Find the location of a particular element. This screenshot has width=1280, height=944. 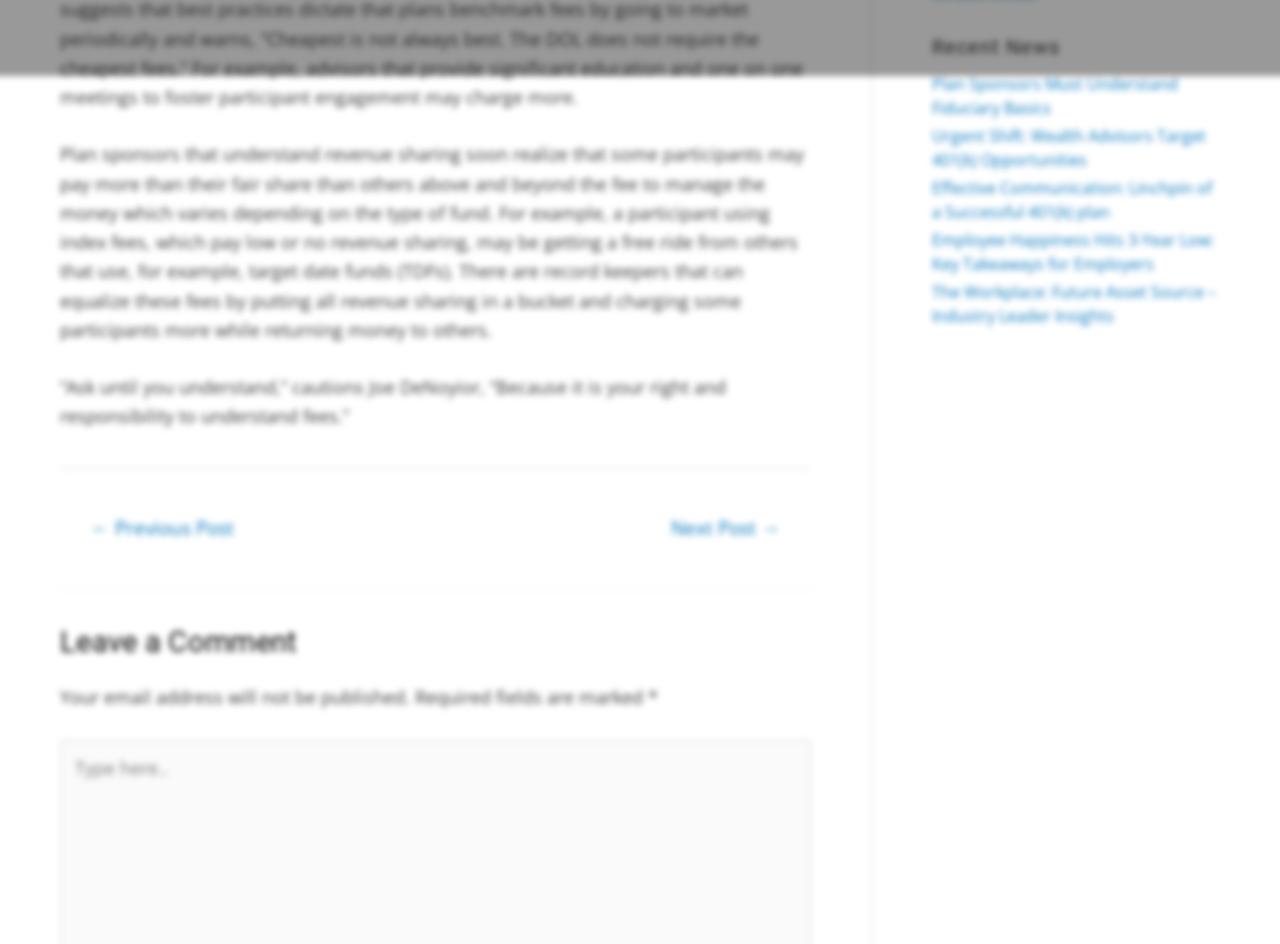

'Plan Sponsors Must Understand Fiduciary Basics' is located at coordinates (930, 95).